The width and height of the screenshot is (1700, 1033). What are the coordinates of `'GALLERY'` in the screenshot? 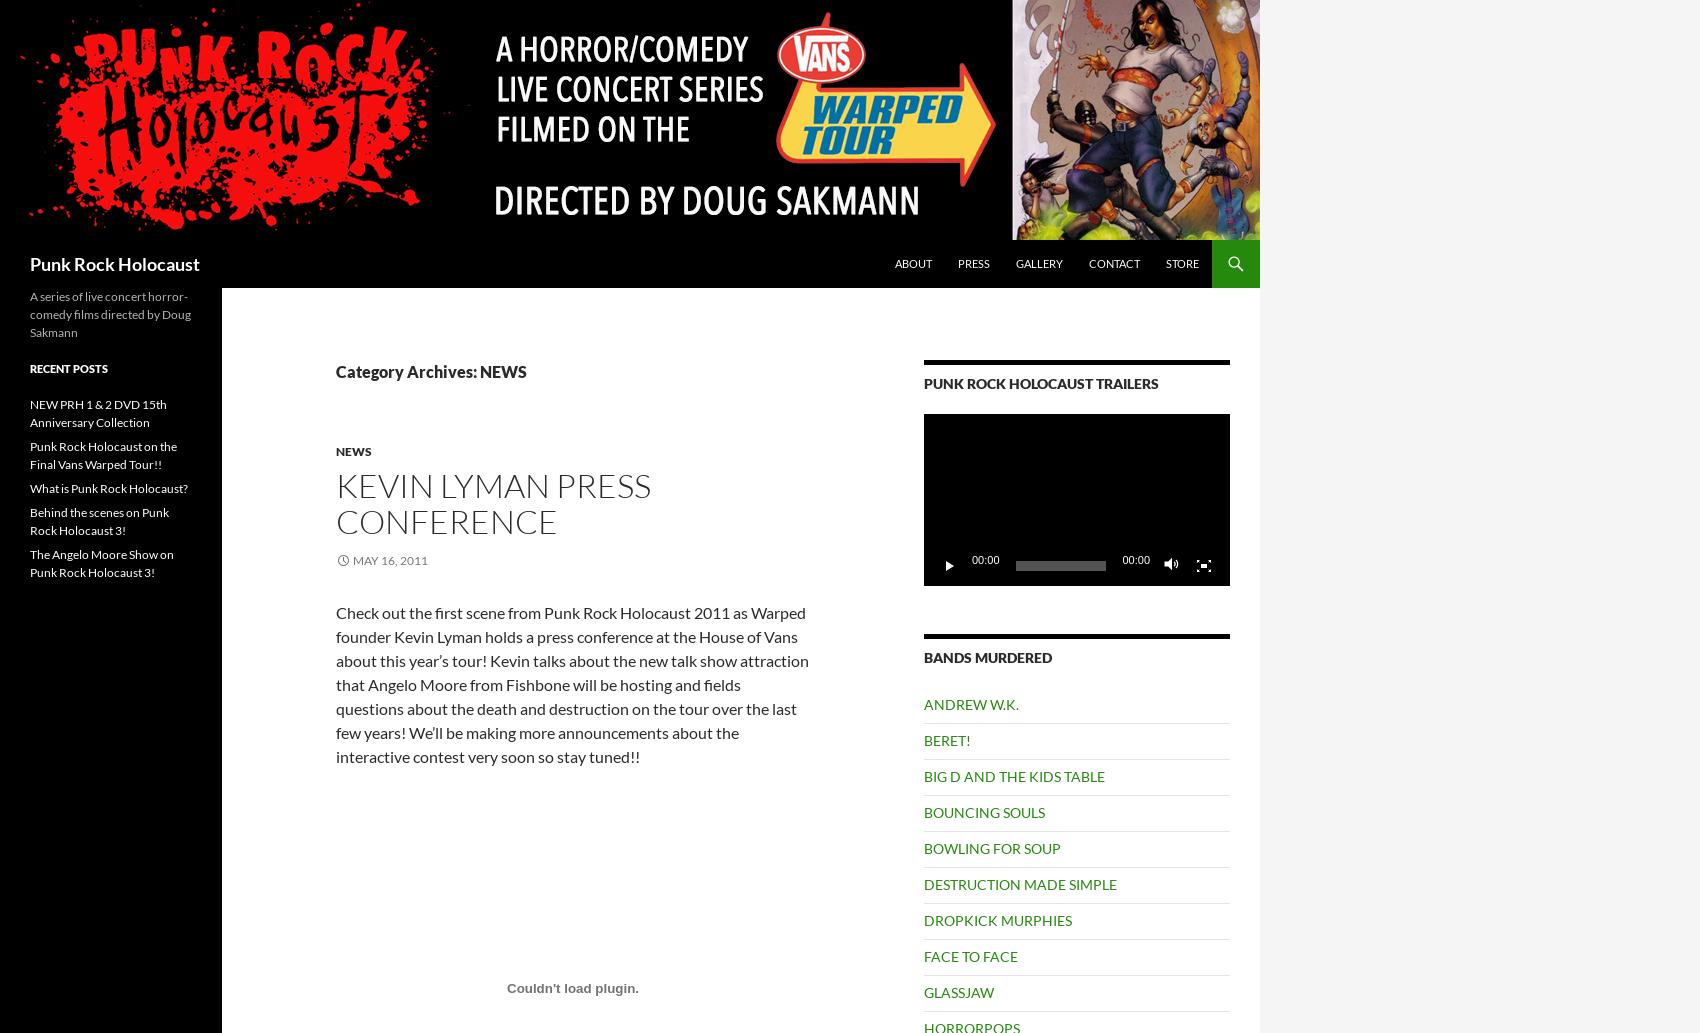 It's located at (1038, 262).